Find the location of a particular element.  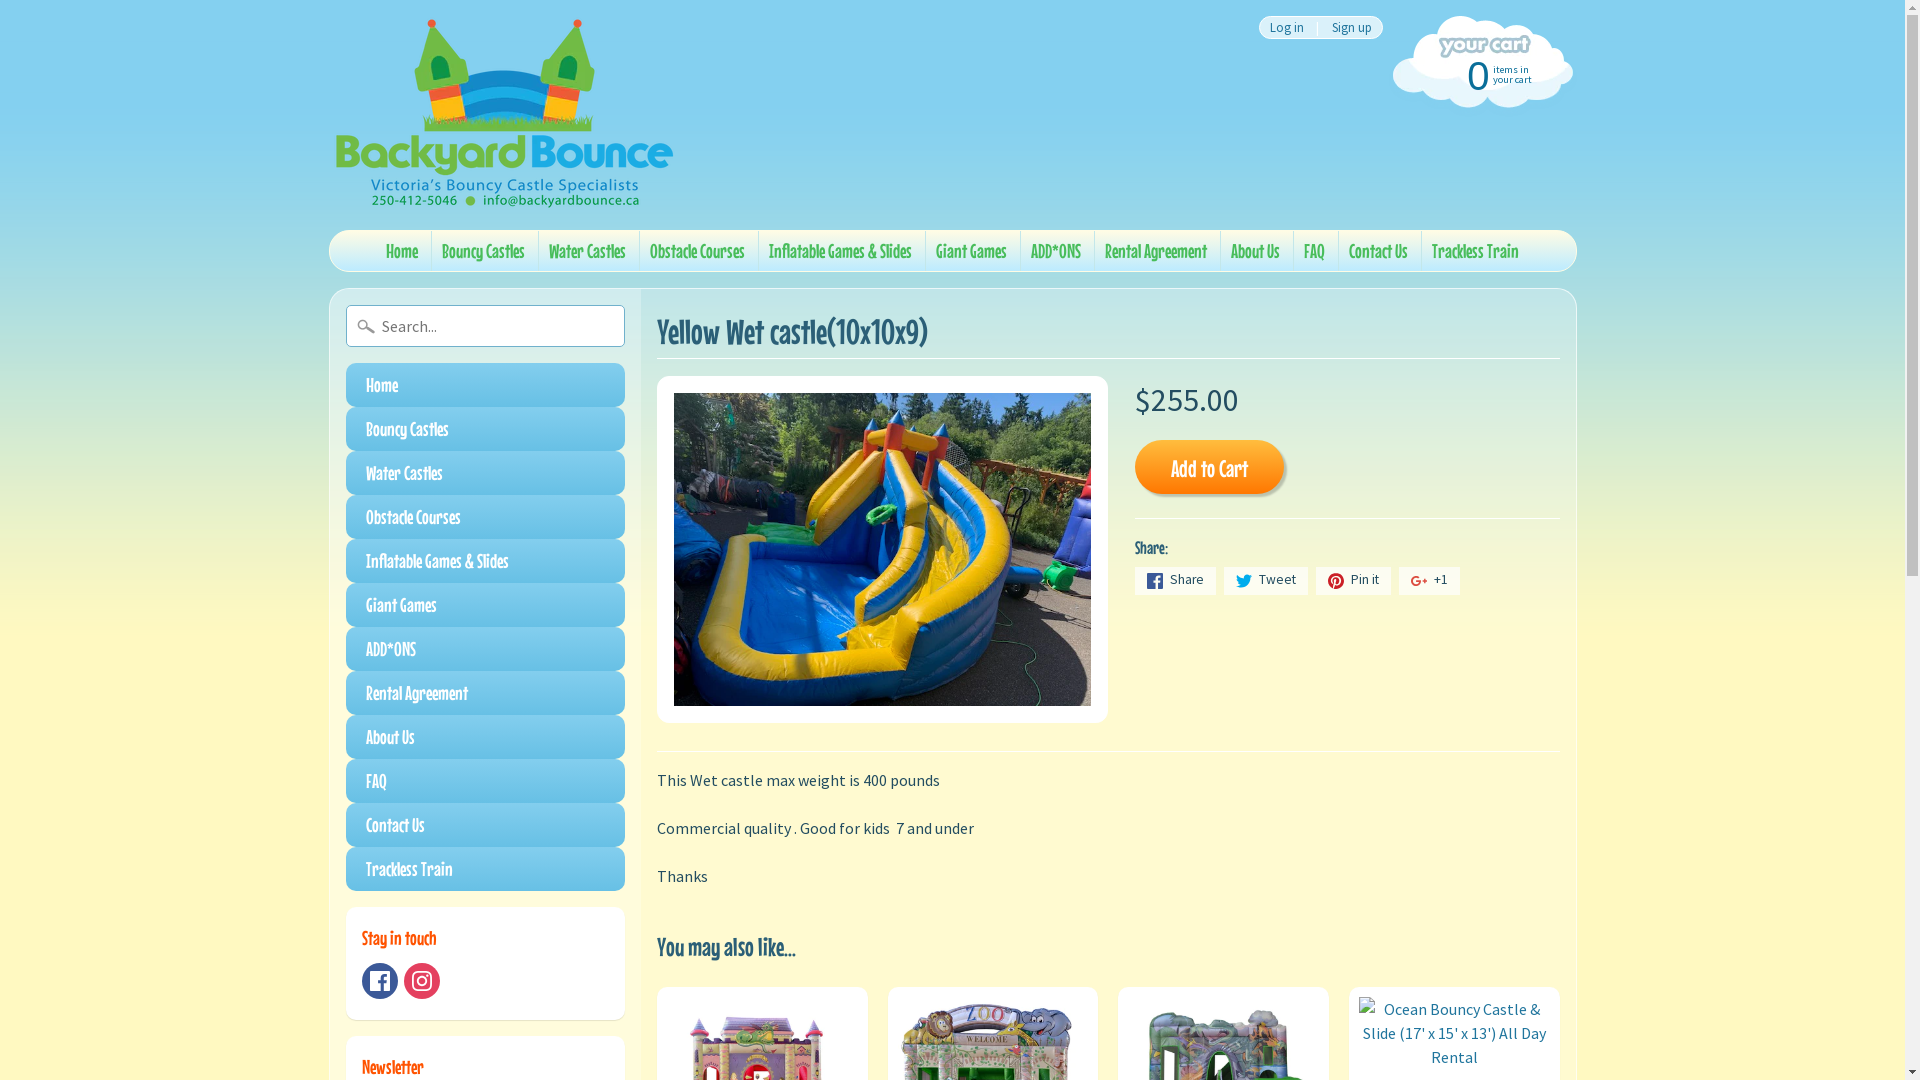

'Sign up' is located at coordinates (1351, 27).